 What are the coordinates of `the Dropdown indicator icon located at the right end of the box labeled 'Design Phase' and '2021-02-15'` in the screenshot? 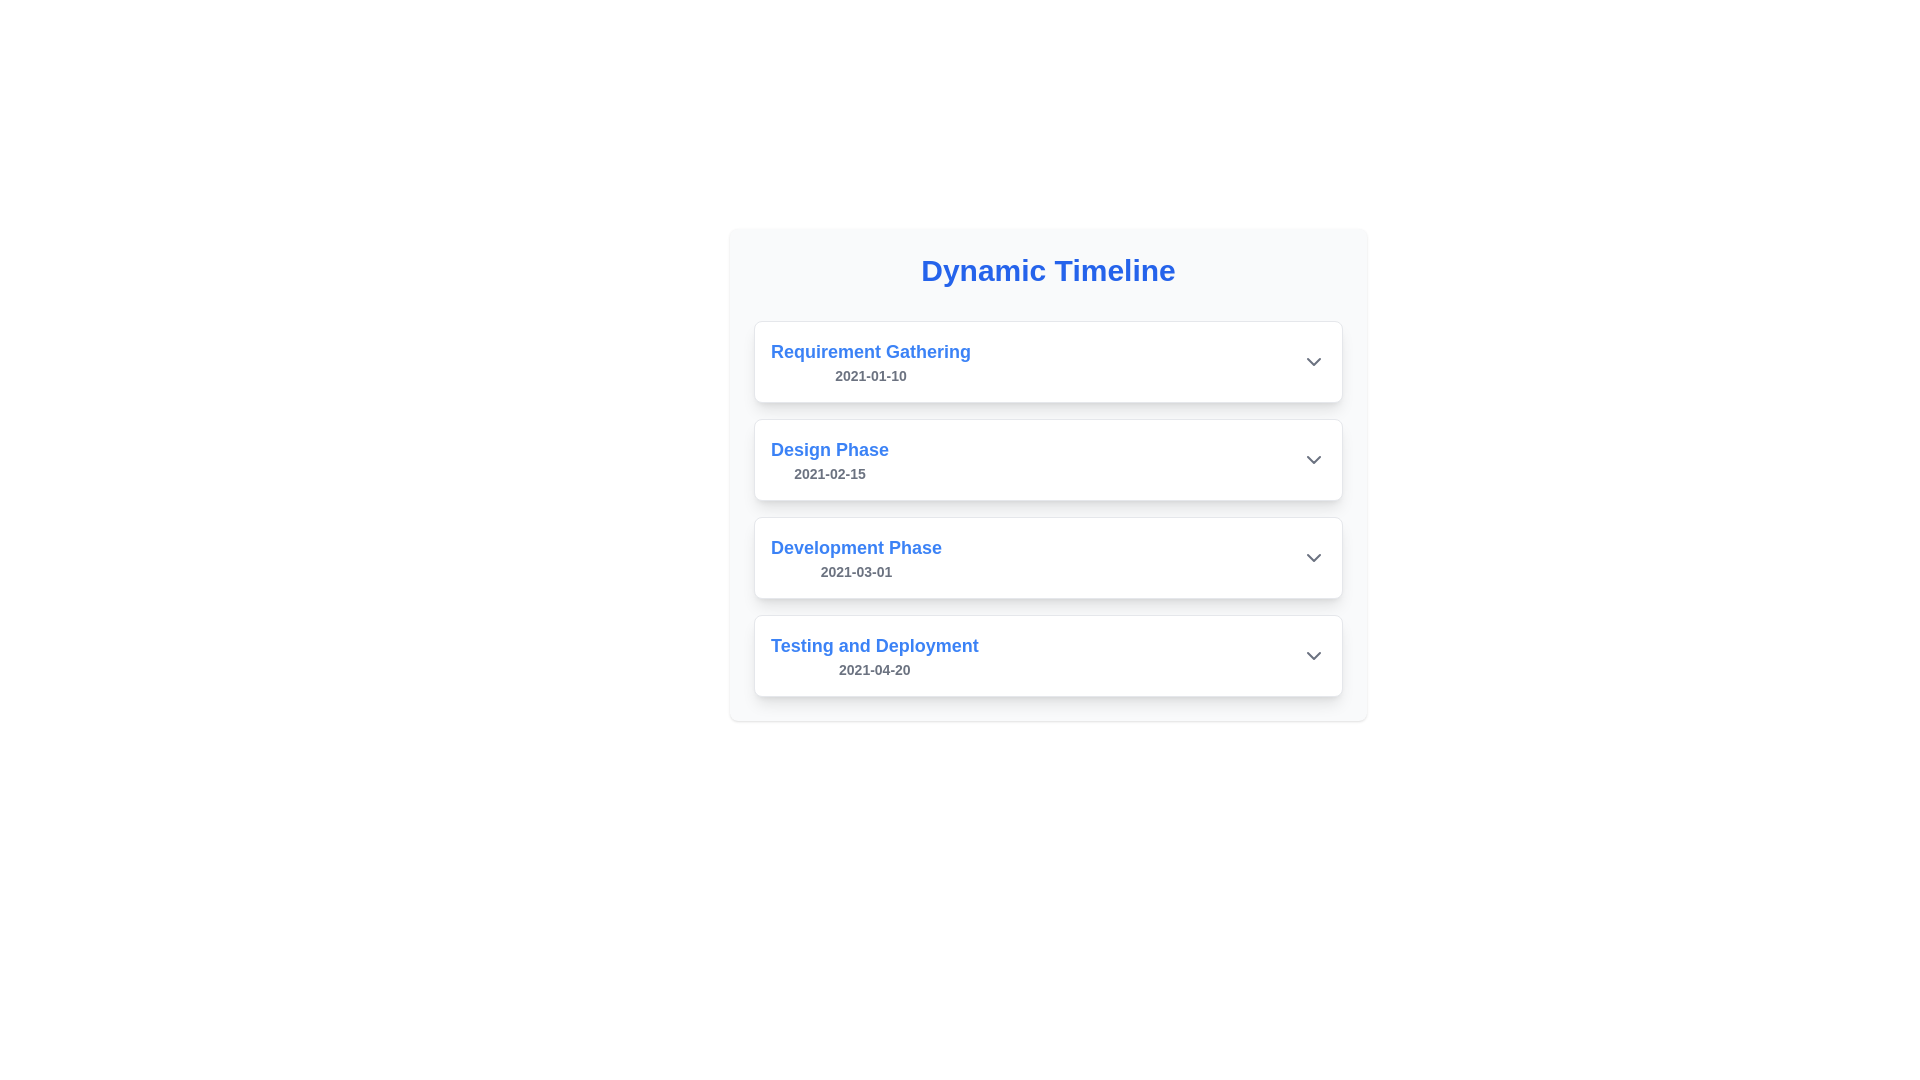 It's located at (1314, 459).